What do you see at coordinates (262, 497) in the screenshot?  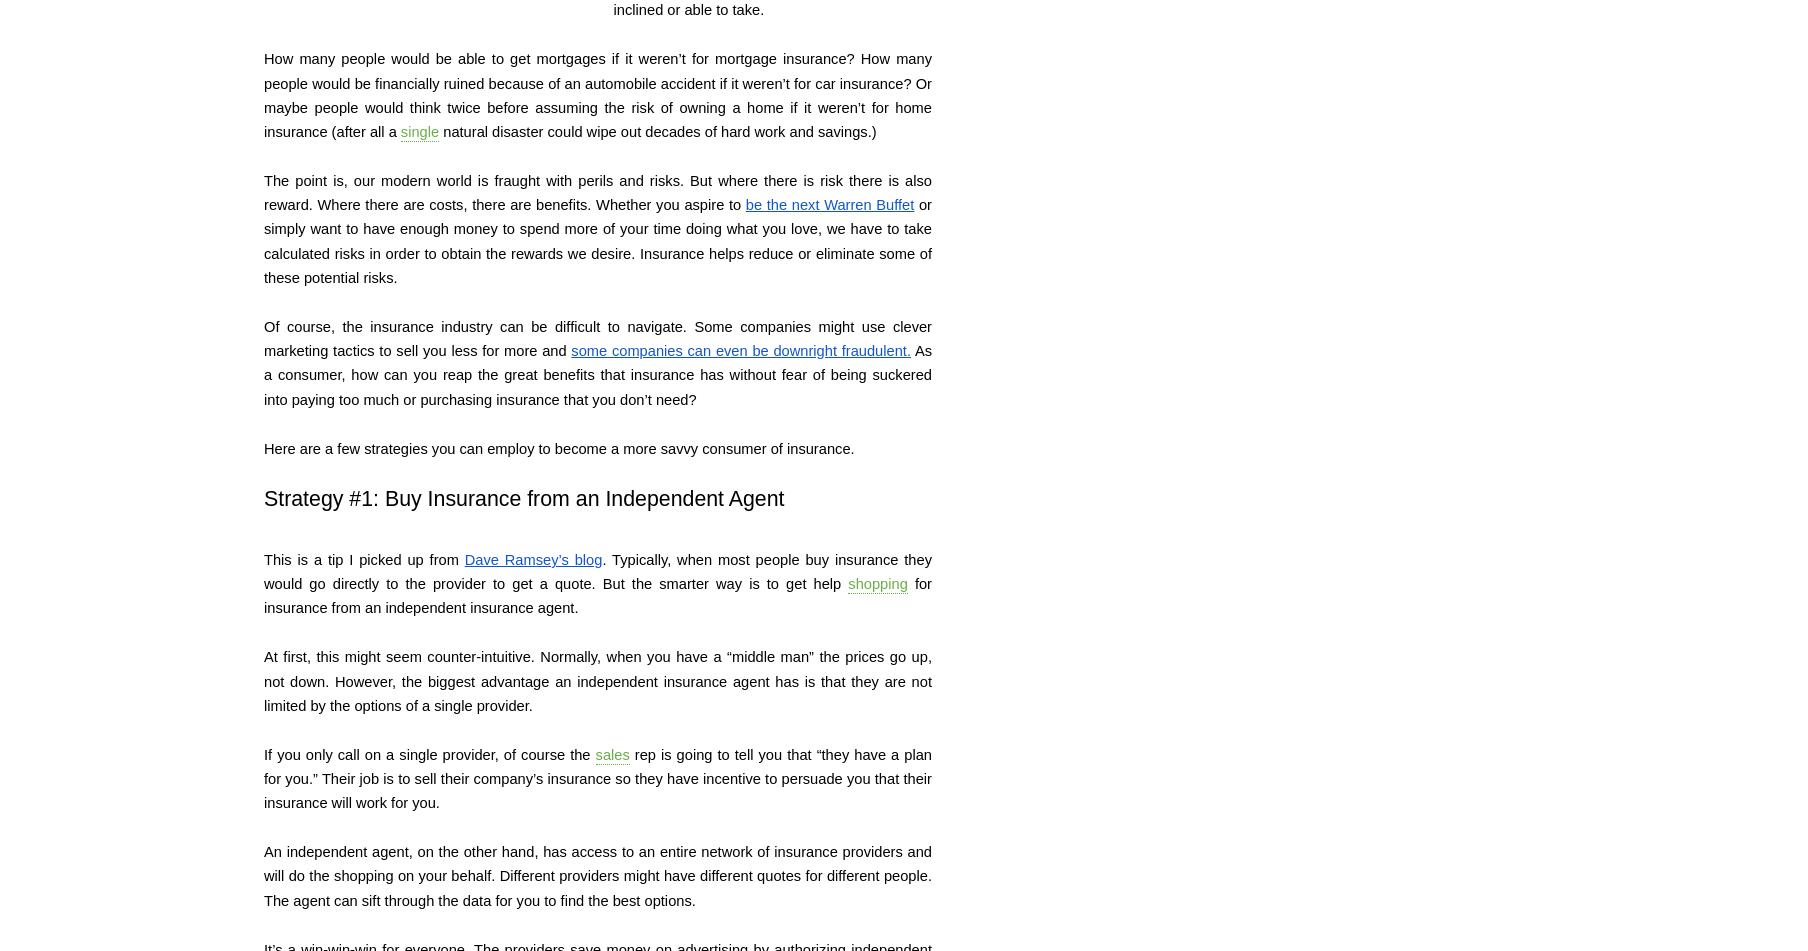 I see `'Strategy #1: Buy Insurance from an Independent Agent'` at bounding box center [262, 497].